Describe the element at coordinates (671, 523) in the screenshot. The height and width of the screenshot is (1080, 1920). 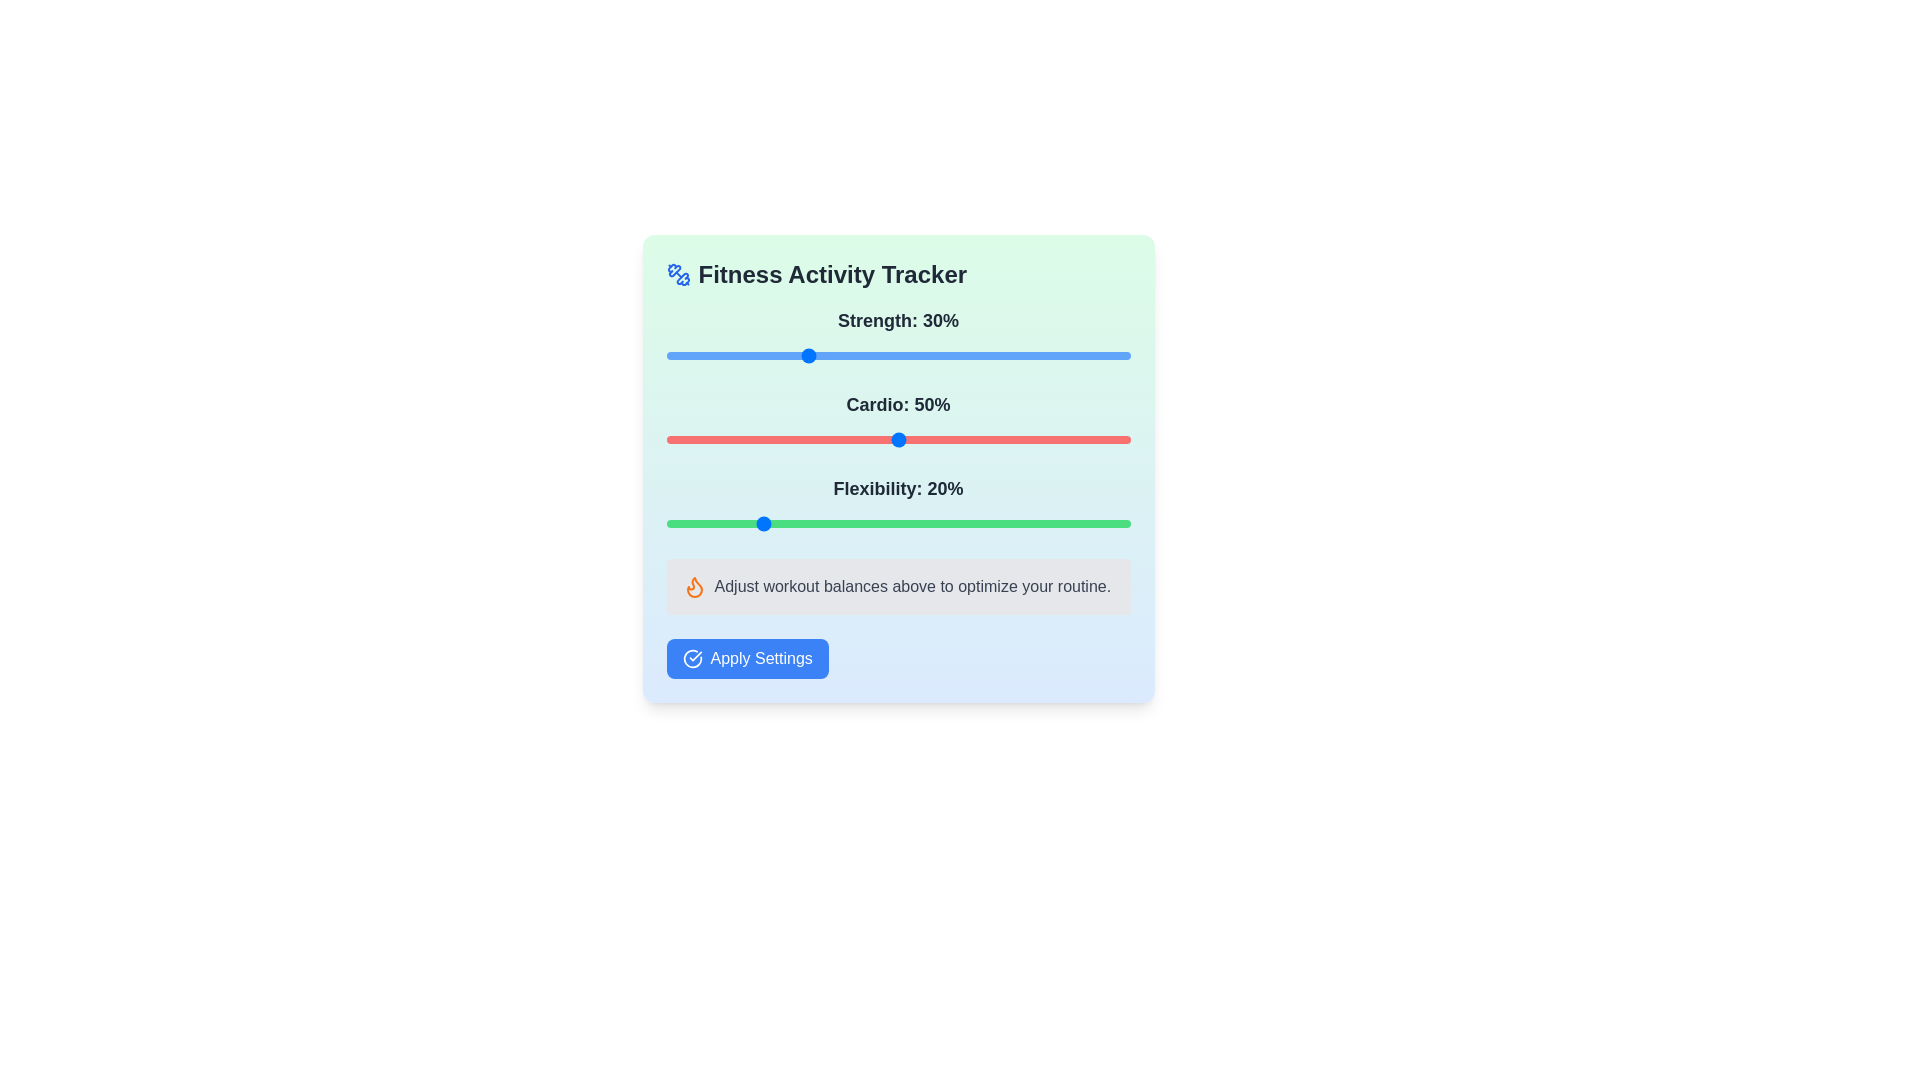
I see `the flexibility level` at that location.